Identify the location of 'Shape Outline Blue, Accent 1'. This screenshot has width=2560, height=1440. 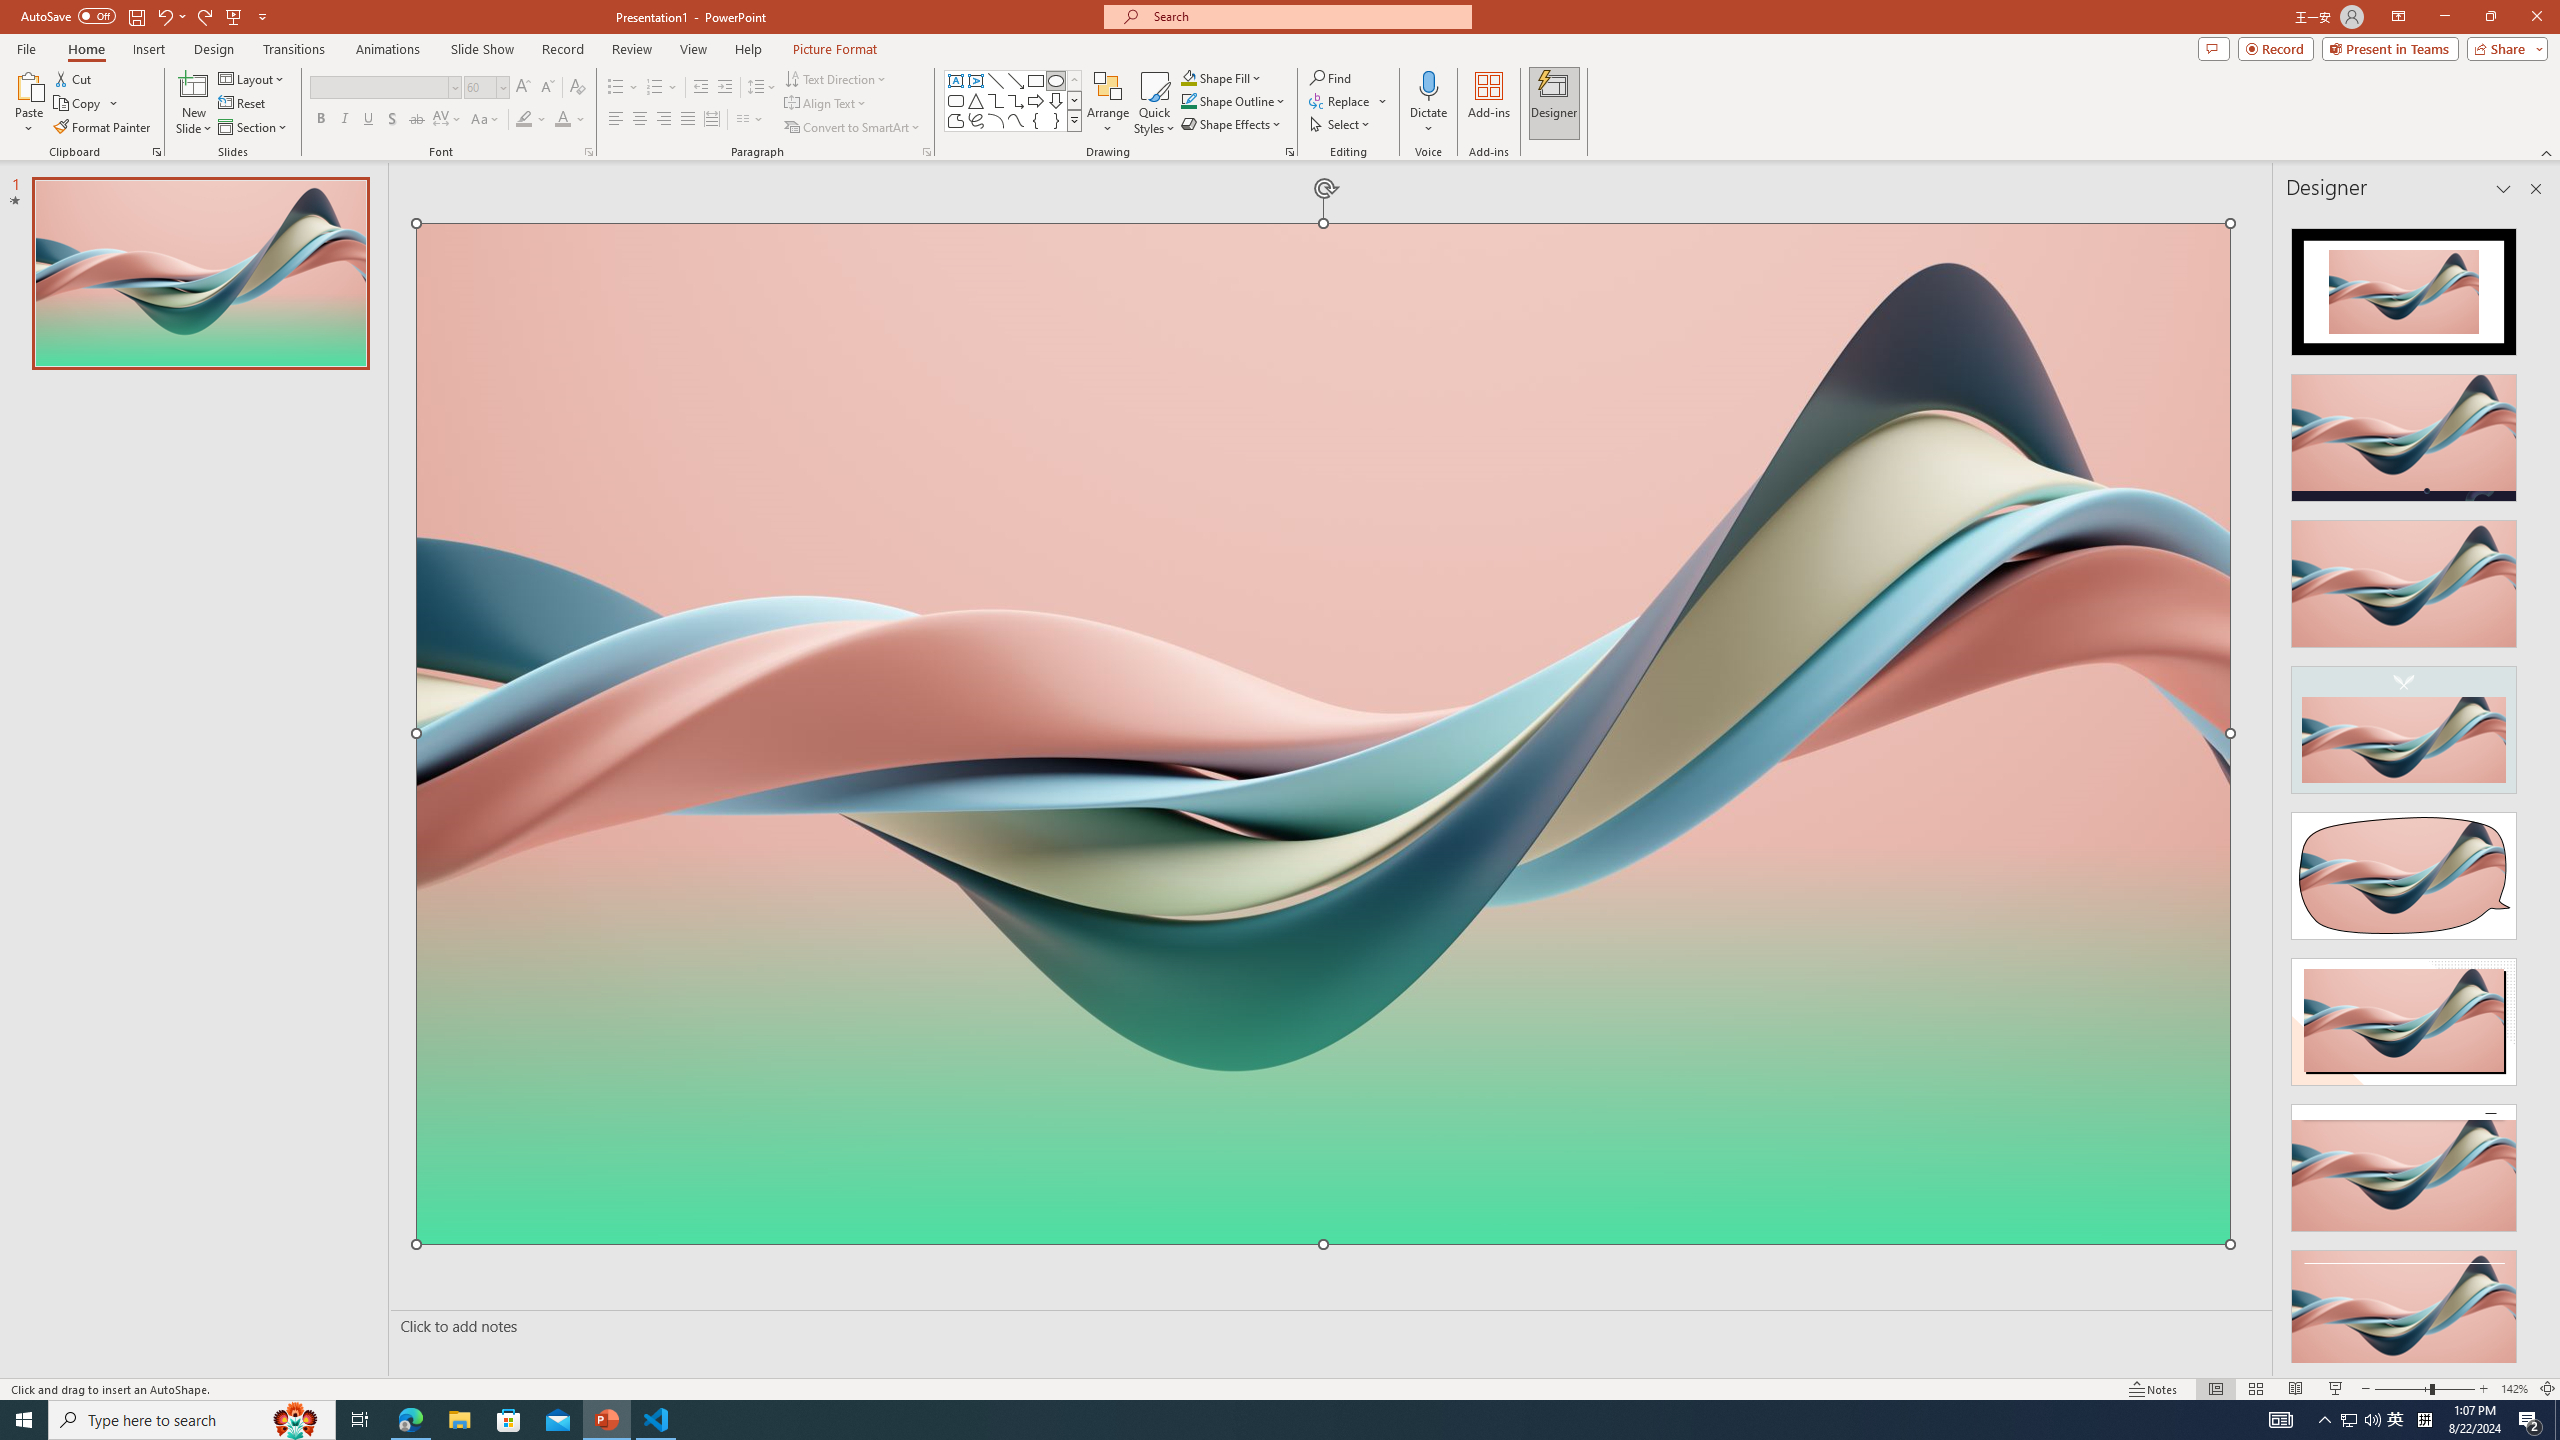
(1189, 99).